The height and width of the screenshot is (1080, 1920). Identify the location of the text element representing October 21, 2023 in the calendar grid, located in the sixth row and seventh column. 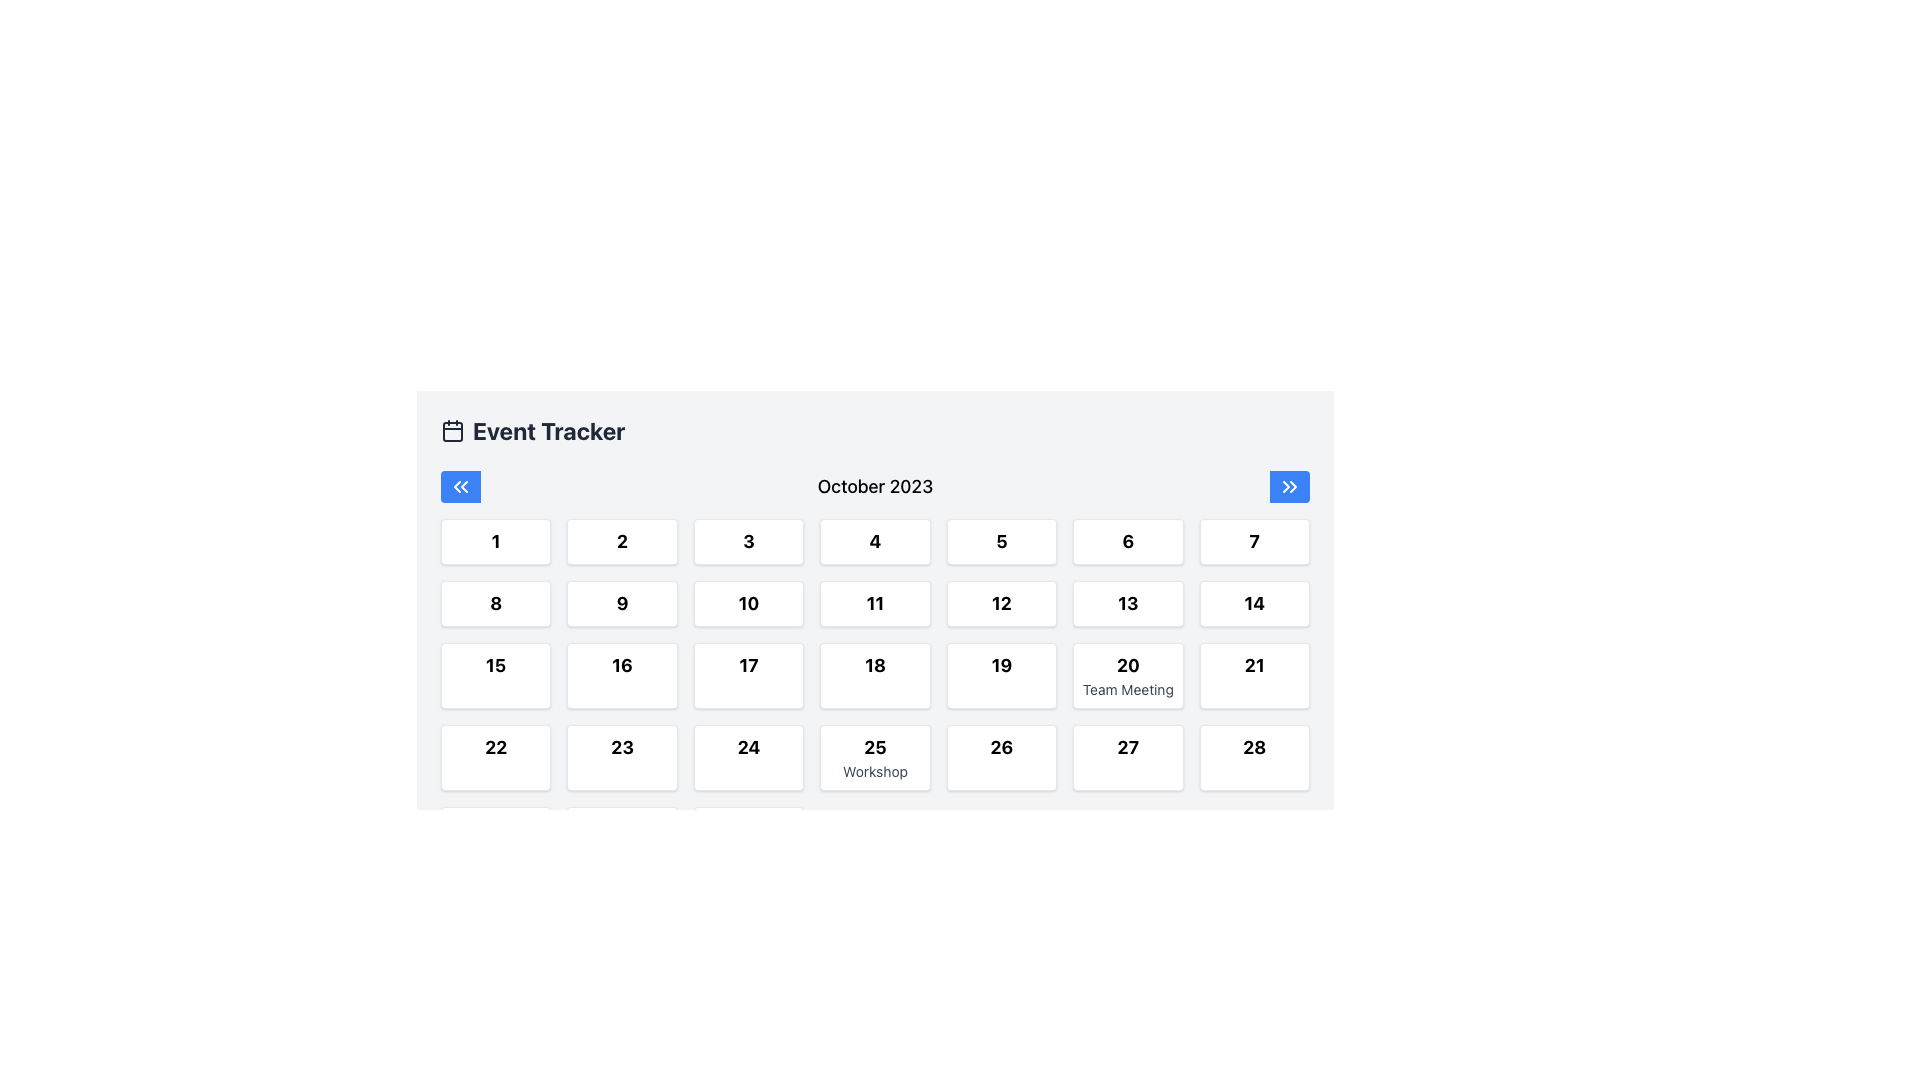
(1253, 666).